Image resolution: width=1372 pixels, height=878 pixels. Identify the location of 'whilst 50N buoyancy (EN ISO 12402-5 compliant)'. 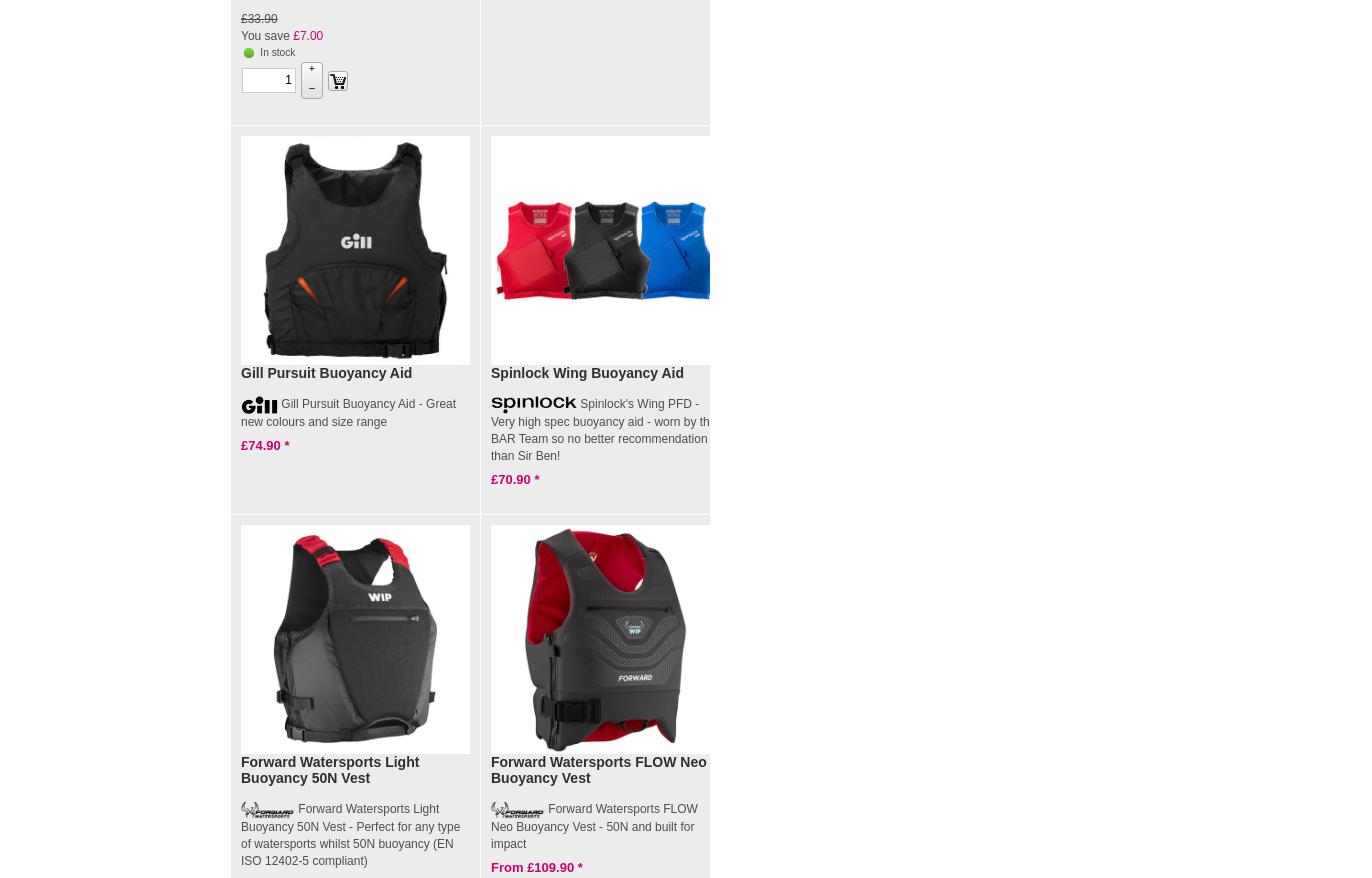
(240, 851).